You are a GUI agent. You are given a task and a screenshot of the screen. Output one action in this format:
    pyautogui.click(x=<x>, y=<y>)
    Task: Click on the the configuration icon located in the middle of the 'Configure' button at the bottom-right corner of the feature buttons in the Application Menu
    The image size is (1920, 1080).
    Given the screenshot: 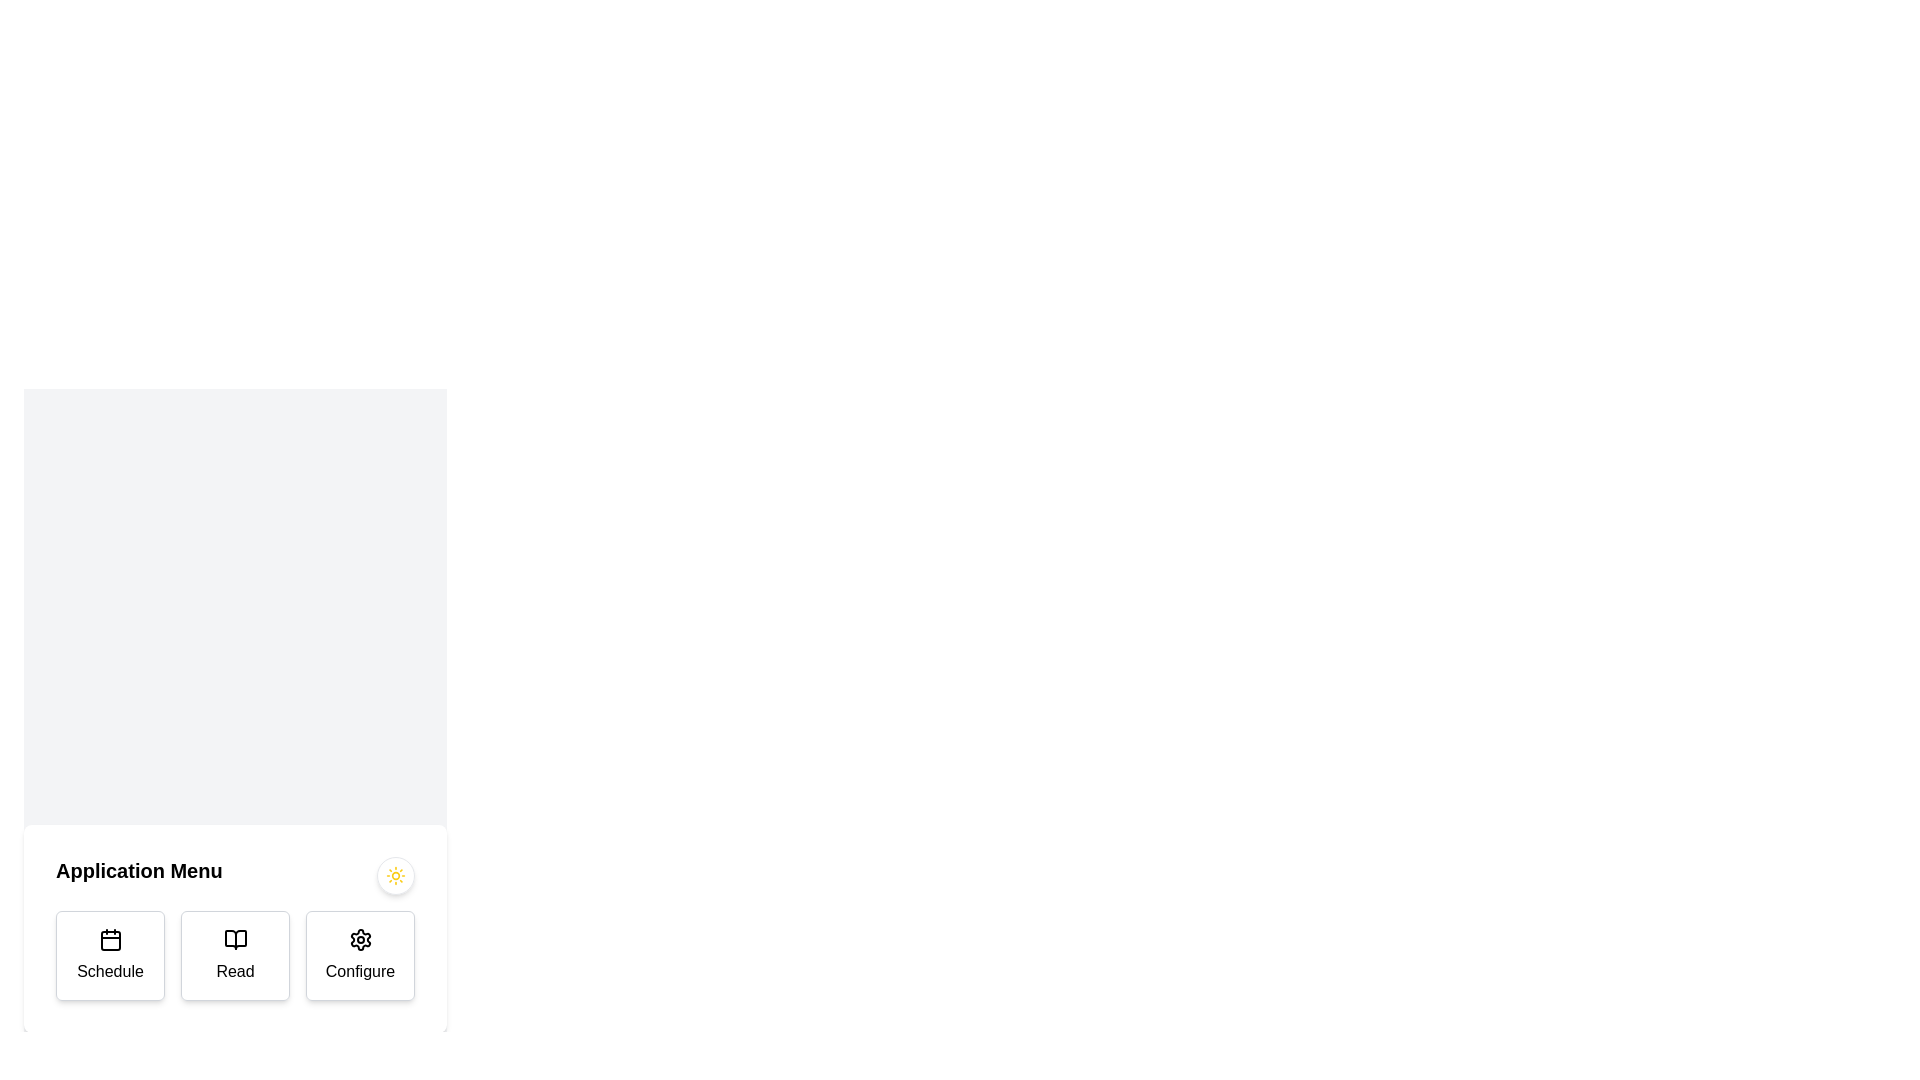 What is the action you would take?
    pyautogui.click(x=360, y=940)
    